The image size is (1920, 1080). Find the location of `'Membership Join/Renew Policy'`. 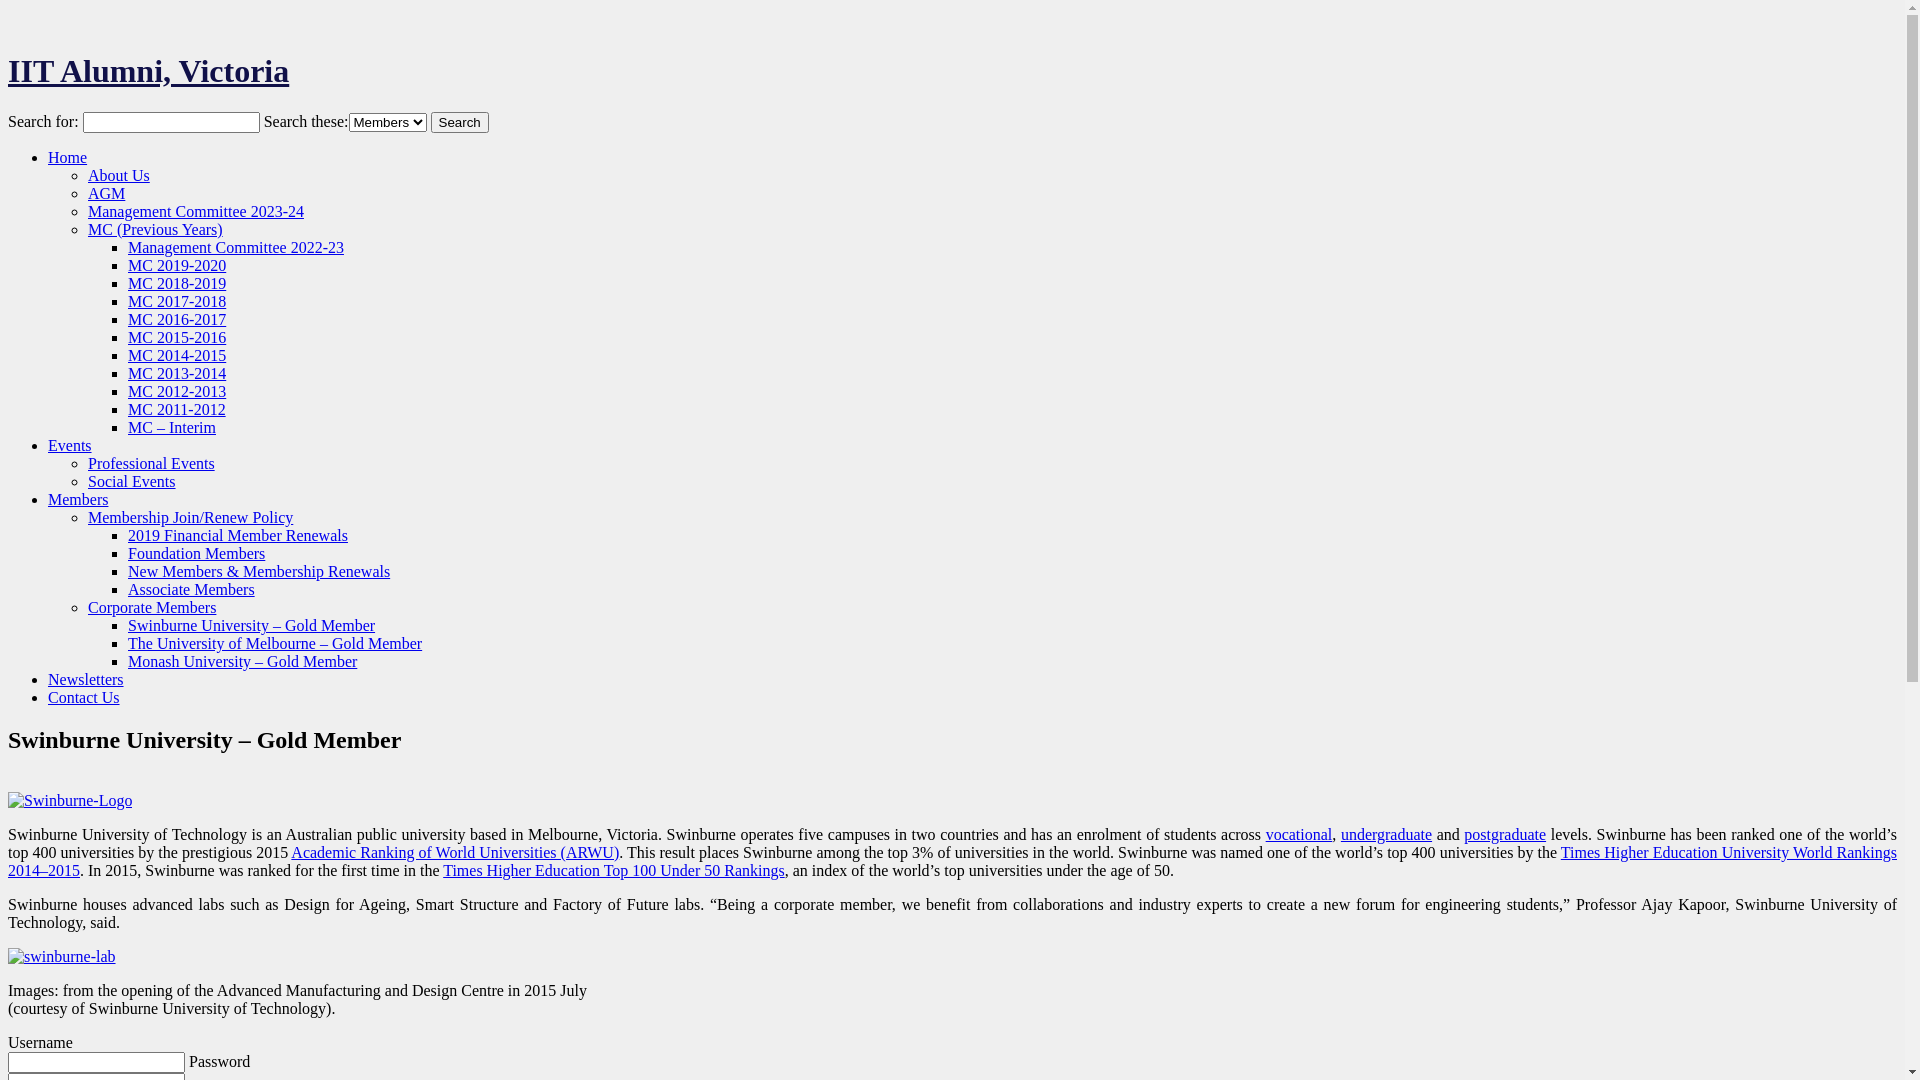

'Membership Join/Renew Policy' is located at coordinates (86, 516).